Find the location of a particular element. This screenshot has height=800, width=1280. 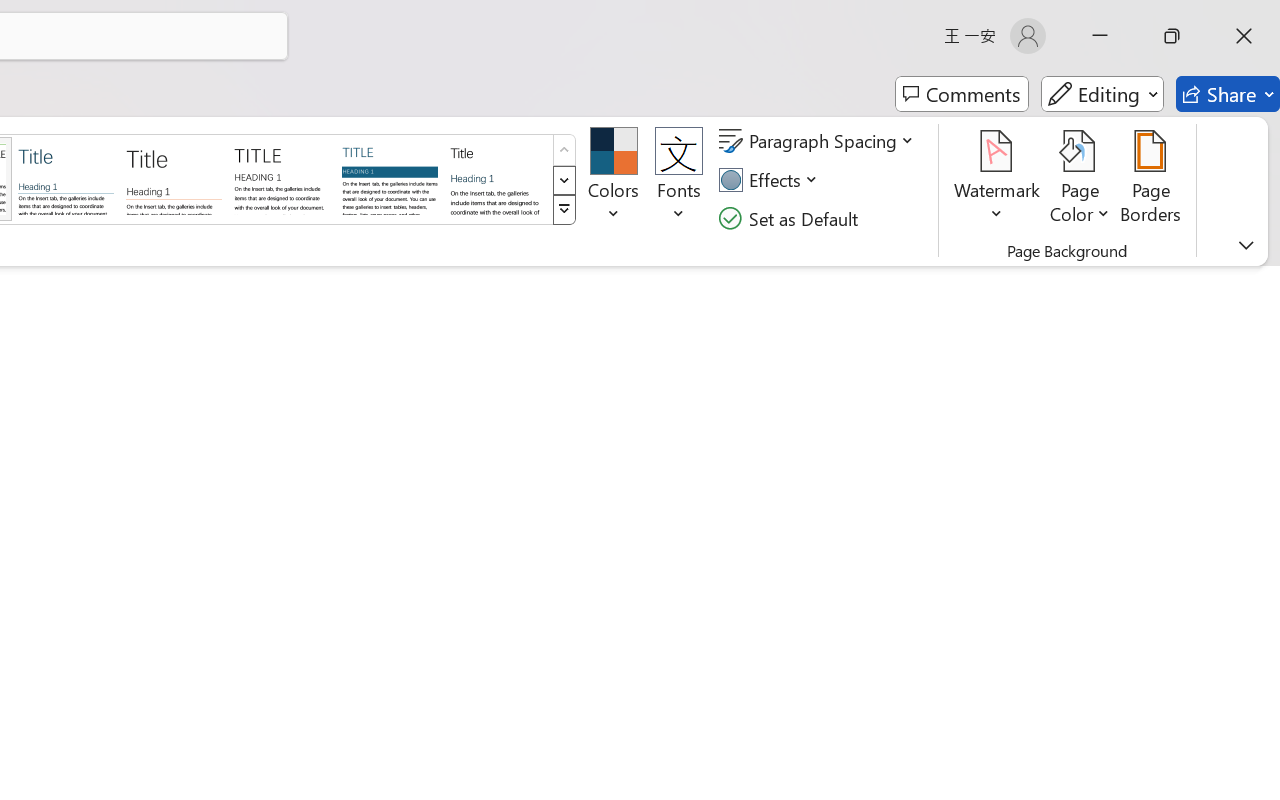

'Minimize' is located at coordinates (1099, 35).